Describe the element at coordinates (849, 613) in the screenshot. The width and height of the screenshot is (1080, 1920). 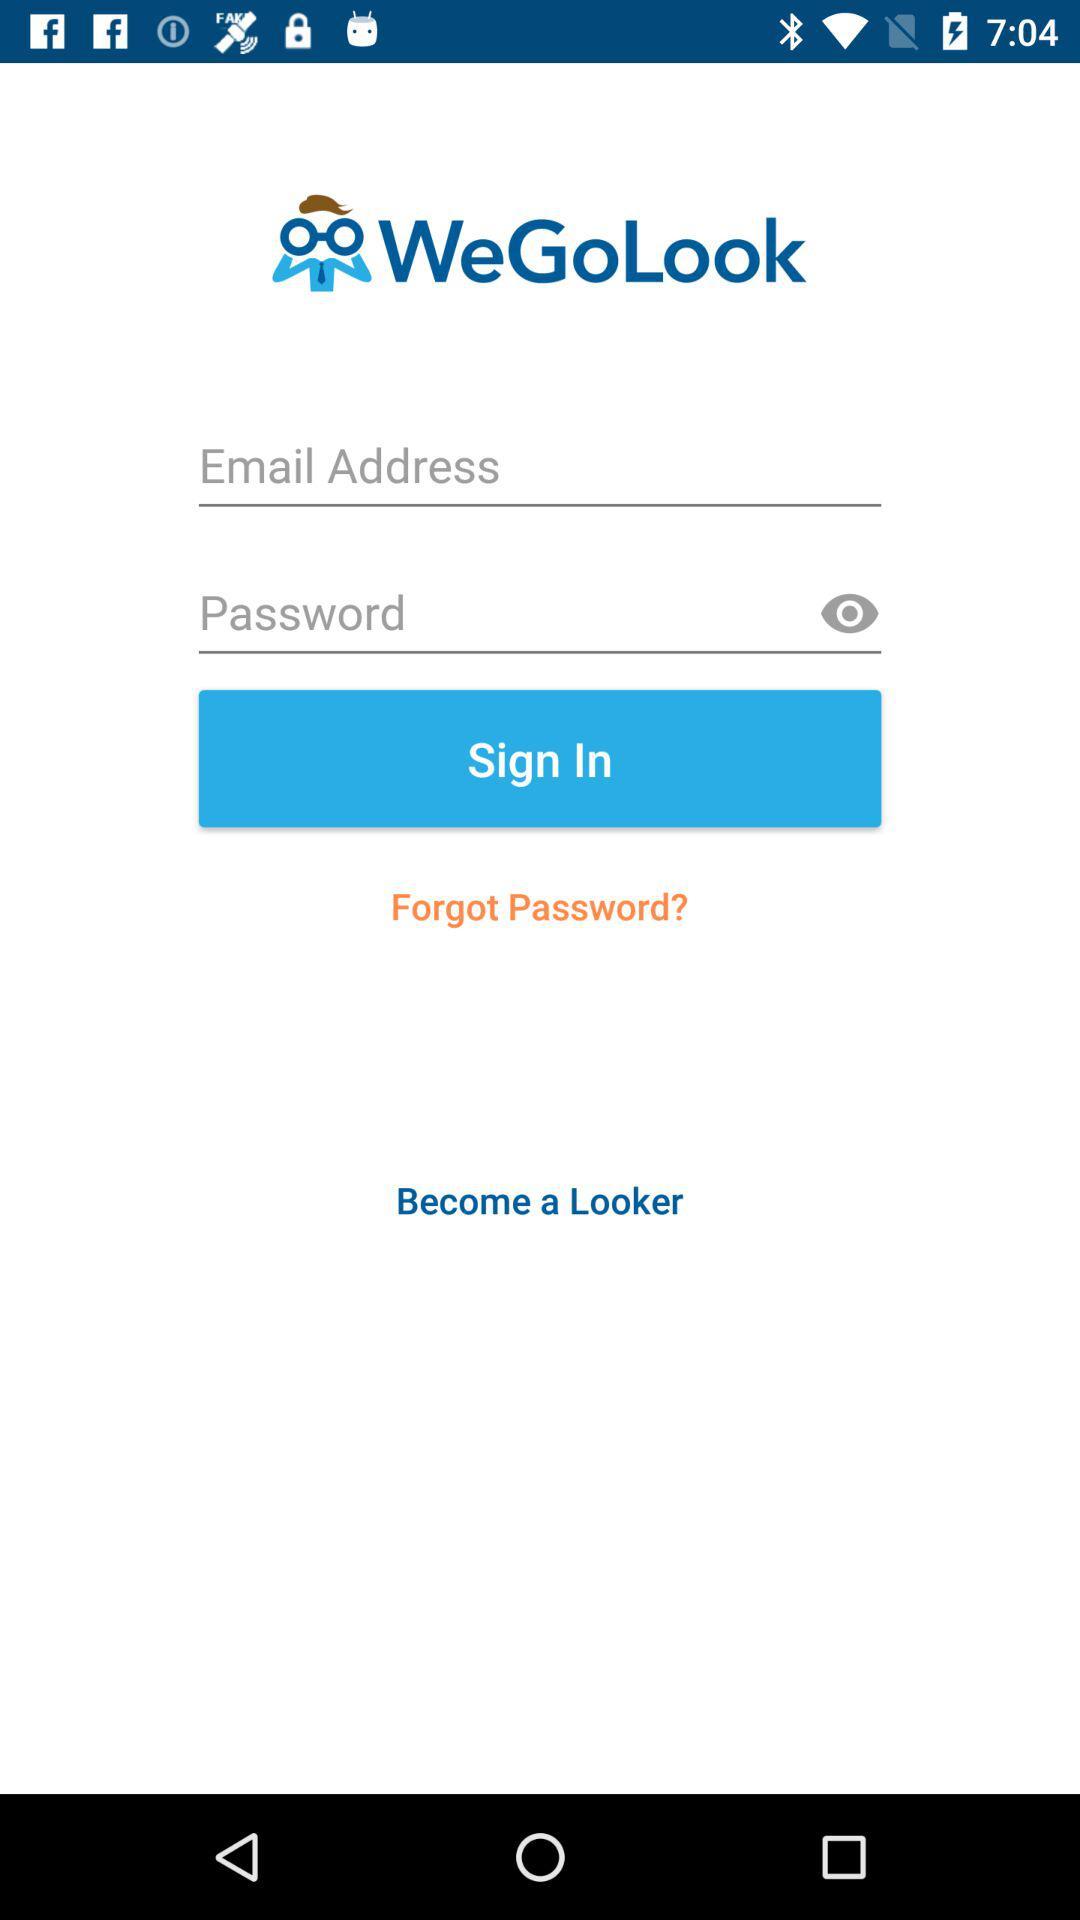
I see `show password text` at that location.